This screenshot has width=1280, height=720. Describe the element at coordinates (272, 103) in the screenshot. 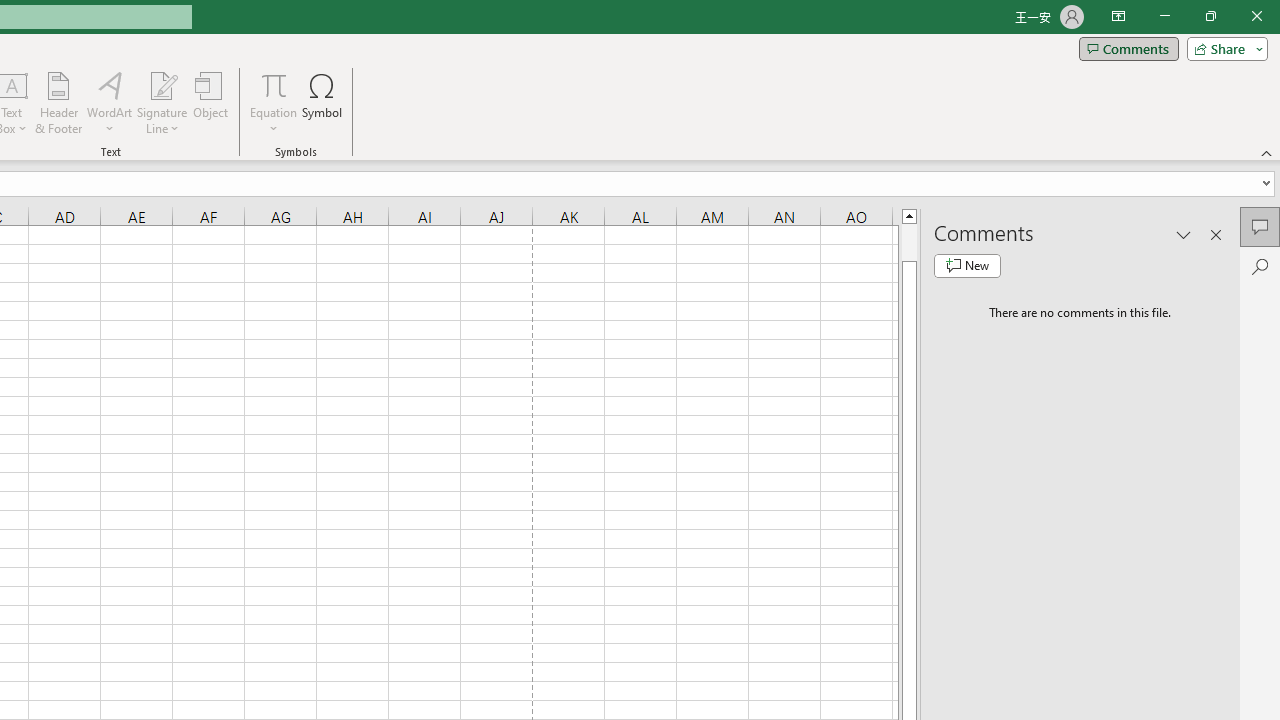

I see `'Equation'` at that location.